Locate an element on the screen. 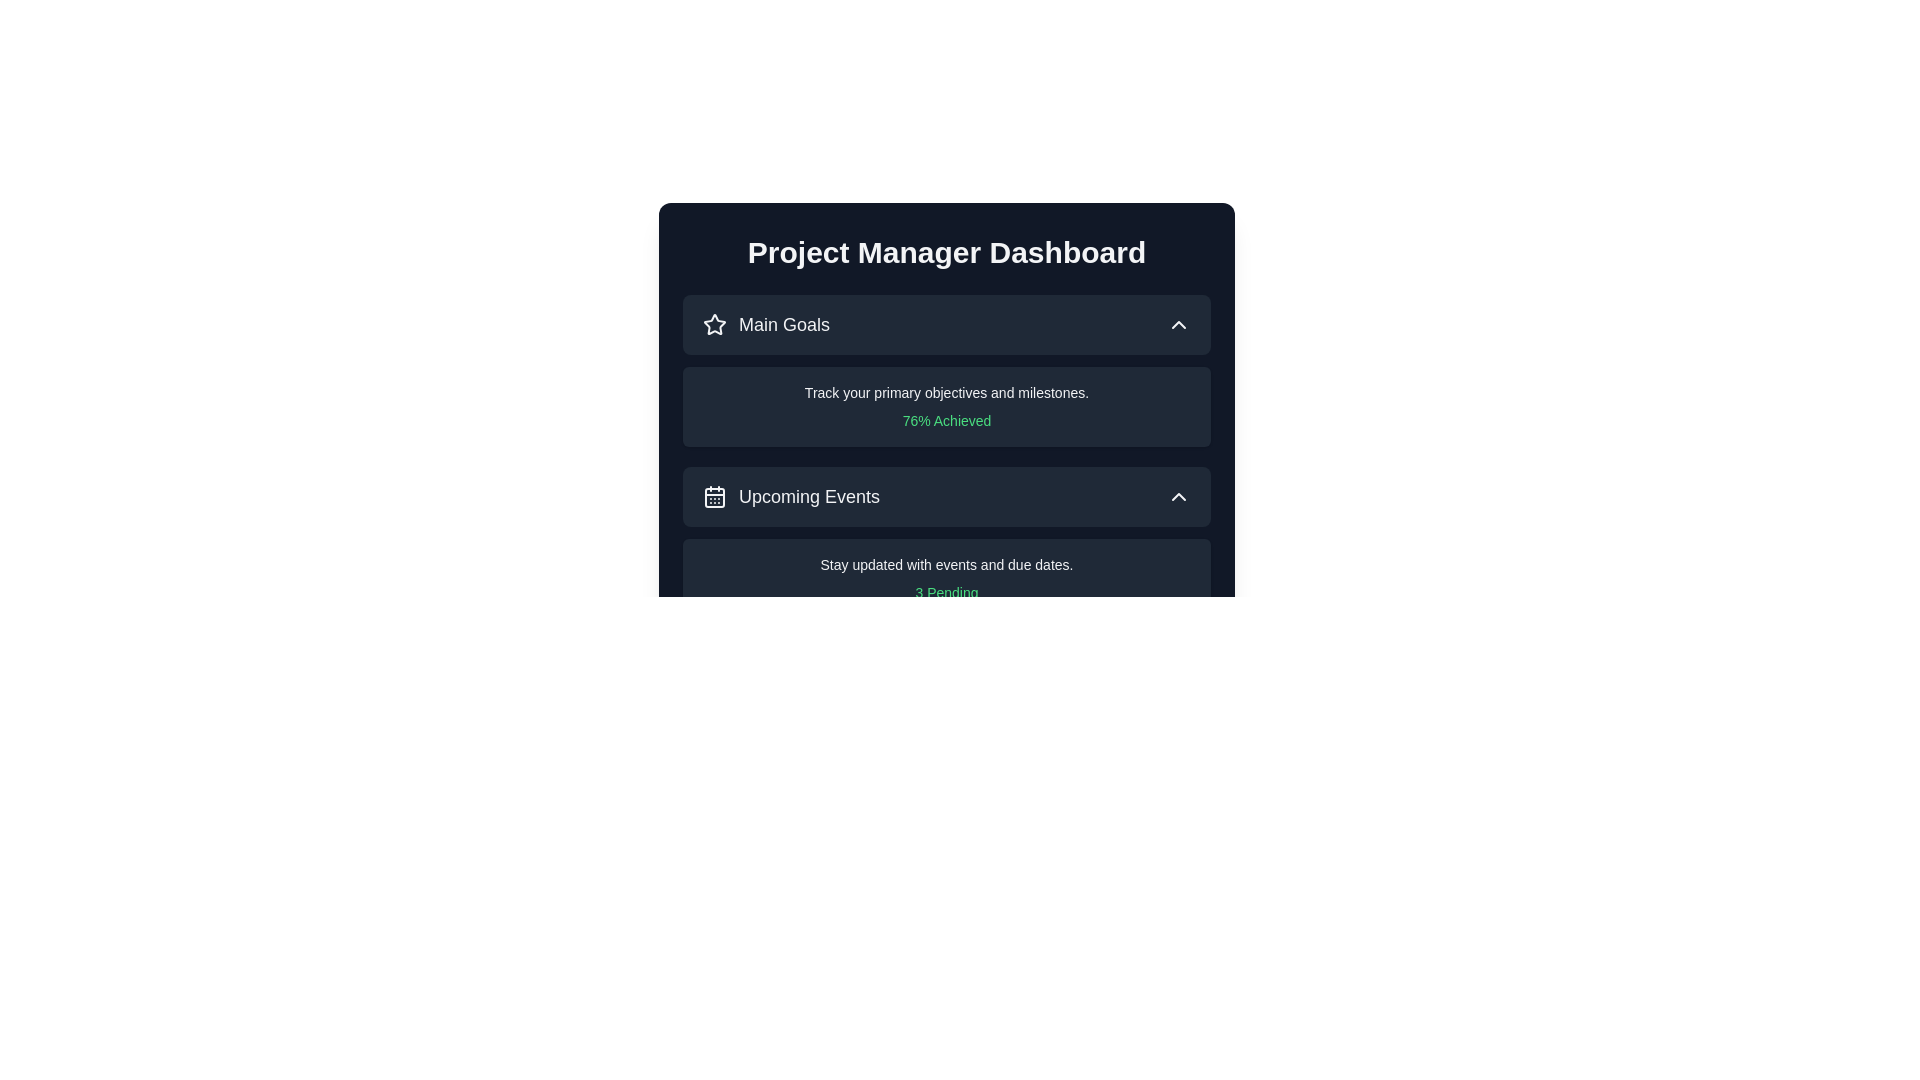 The height and width of the screenshot is (1080, 1920). the icon associated with Upcoming Events is located at coordinates (715, 496).